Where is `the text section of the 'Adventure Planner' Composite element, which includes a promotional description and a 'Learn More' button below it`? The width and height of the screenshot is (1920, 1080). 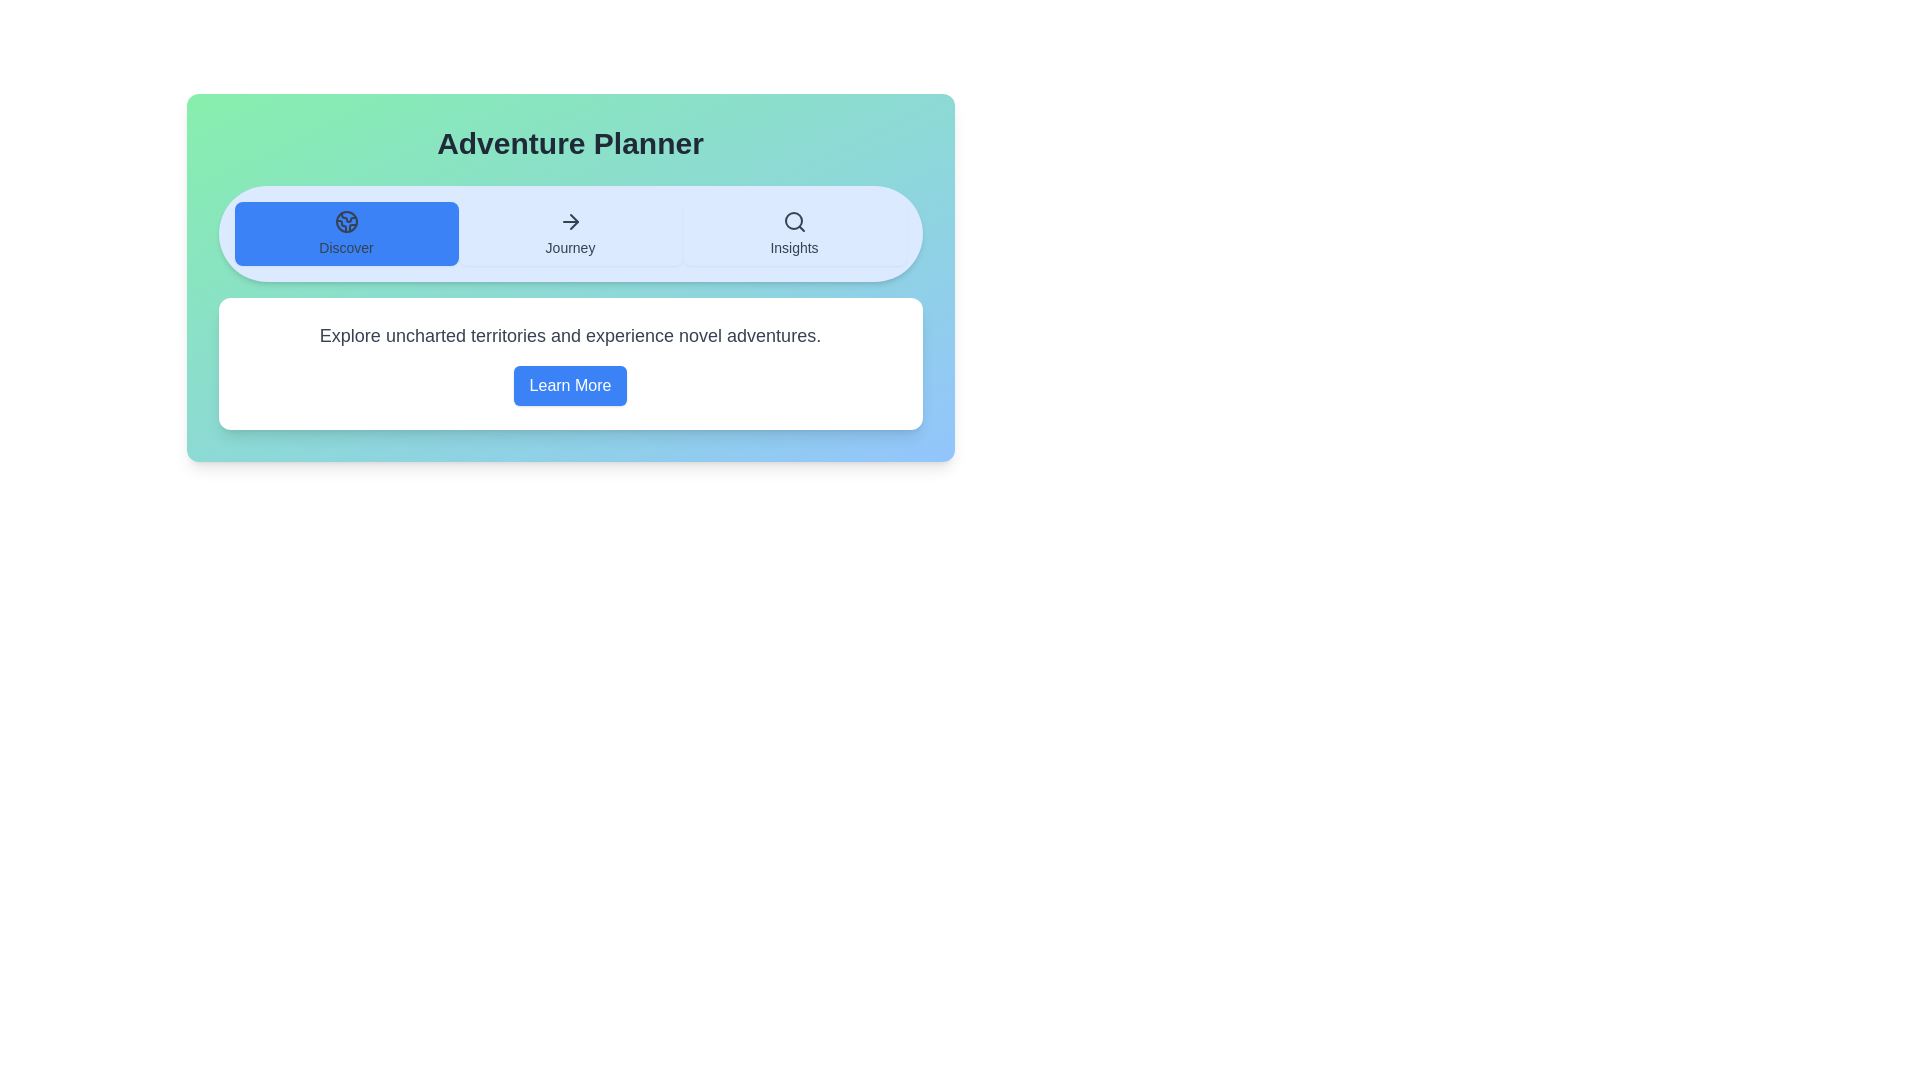
the text section of the 'Adventure Planner' Composite element, which includes a promotional description and a 'Learn More' button below it is located at coordinates (569, 308).